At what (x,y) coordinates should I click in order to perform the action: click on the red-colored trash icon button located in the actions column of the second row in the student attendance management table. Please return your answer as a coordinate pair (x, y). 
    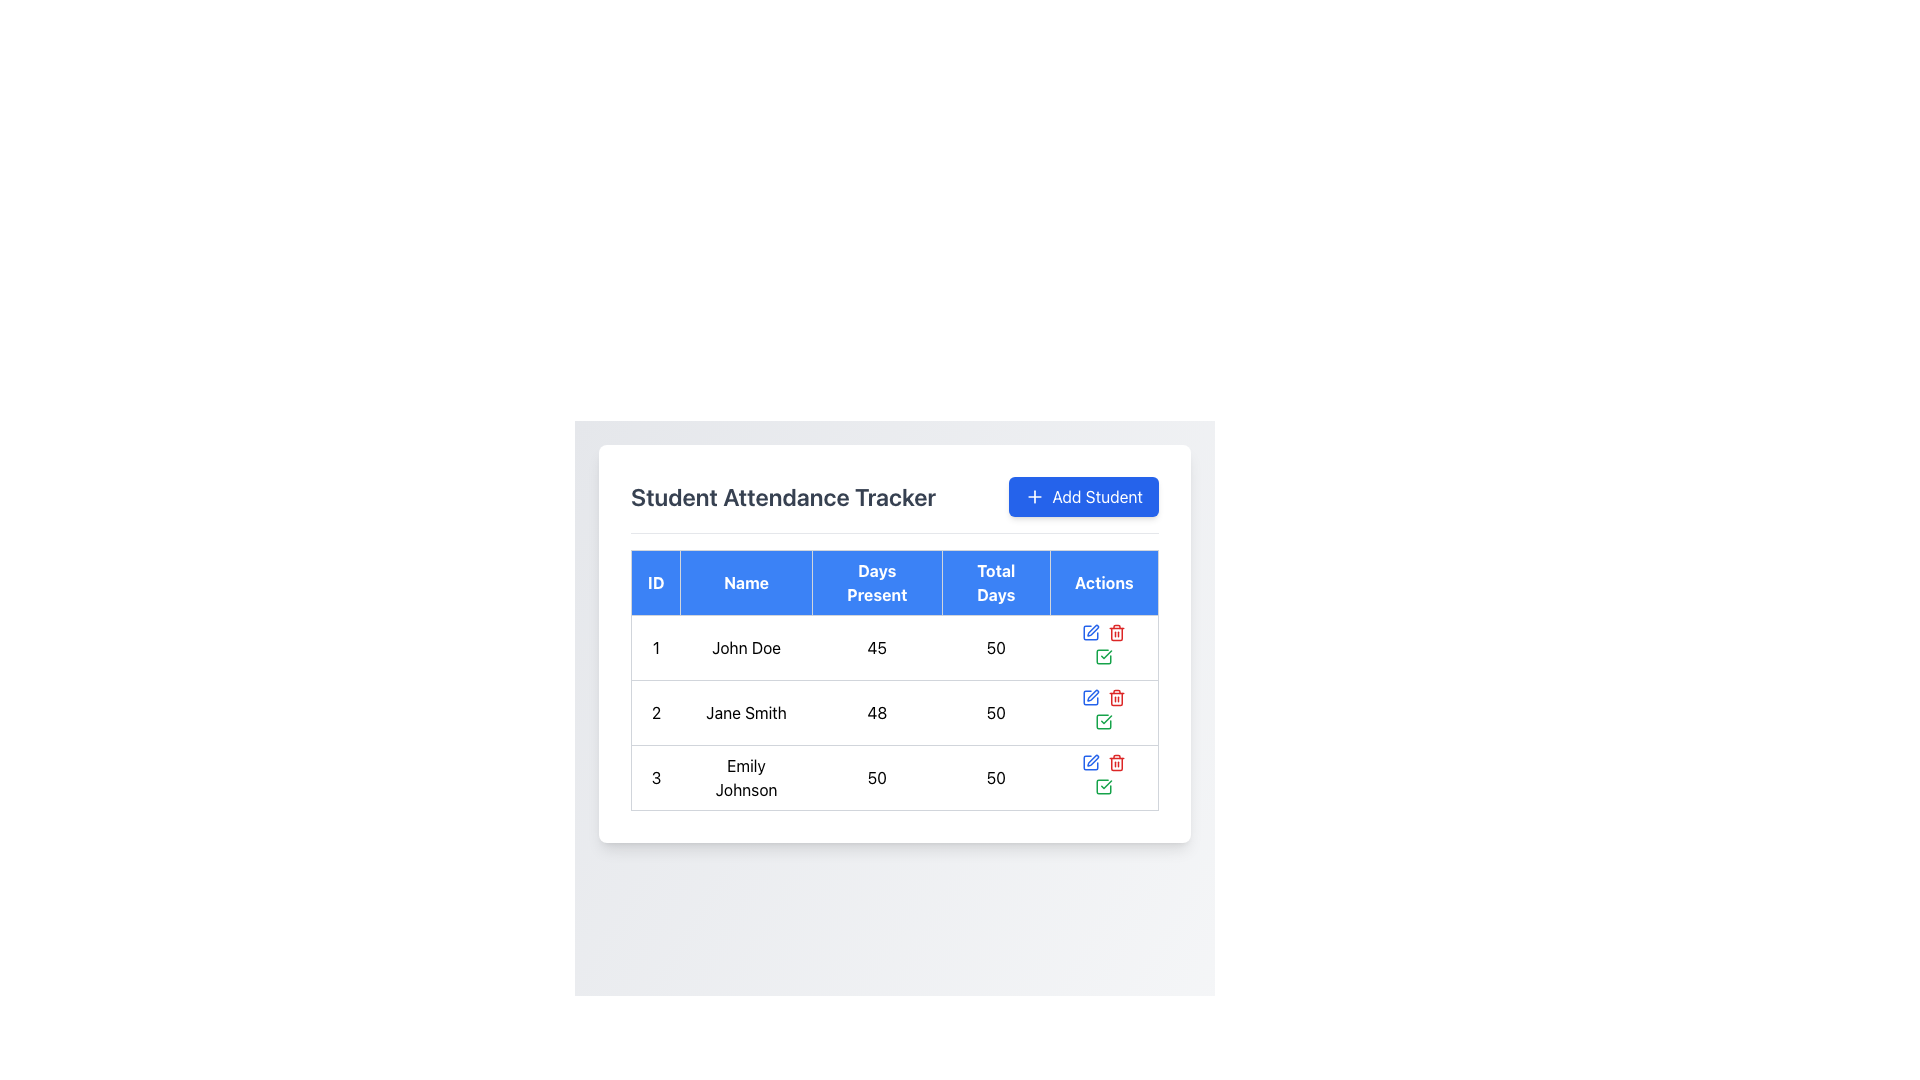
    Looking at the image, I should click on (1116, 697).